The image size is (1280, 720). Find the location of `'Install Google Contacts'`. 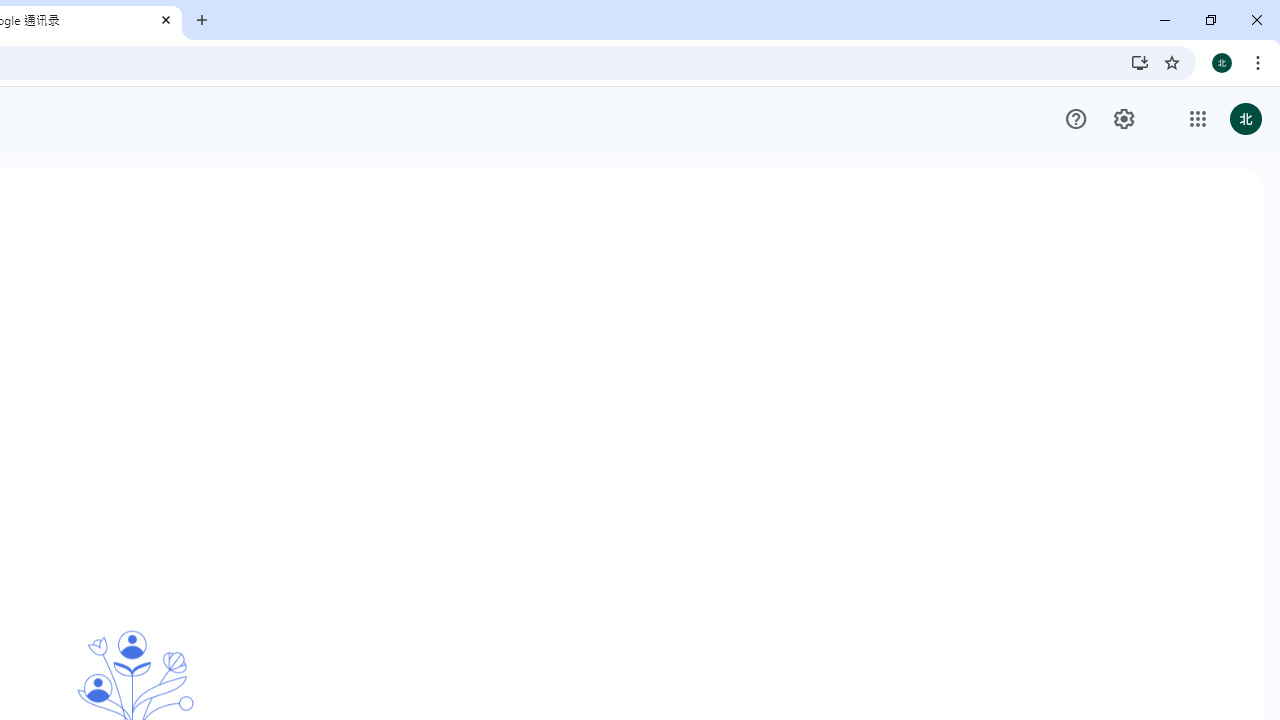

'Install Google Contacts' is located at coordinates (1139, 61).